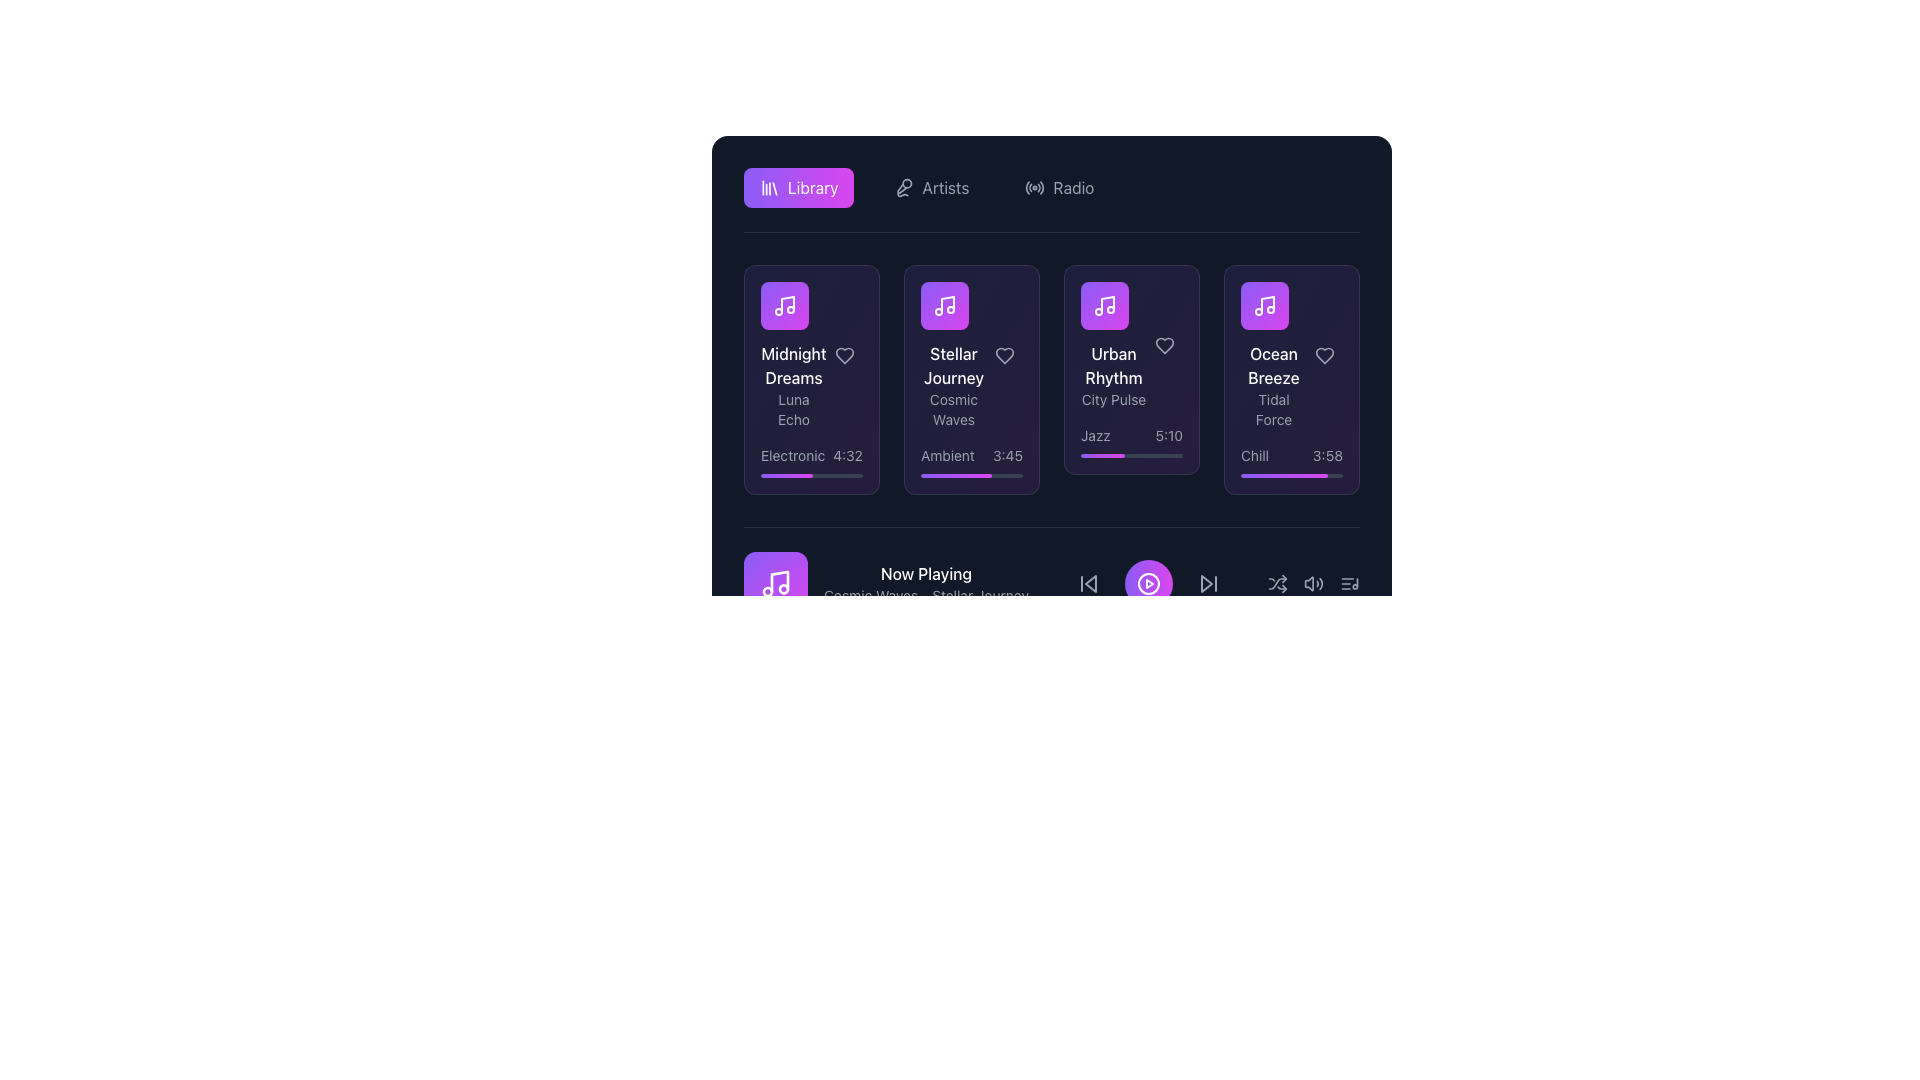  Describe the element at coordinates (930, 188) in the screenshot. I see `the microphone icon next to the text 'Artists' in the top navigation bar to change its appearance` at that location.